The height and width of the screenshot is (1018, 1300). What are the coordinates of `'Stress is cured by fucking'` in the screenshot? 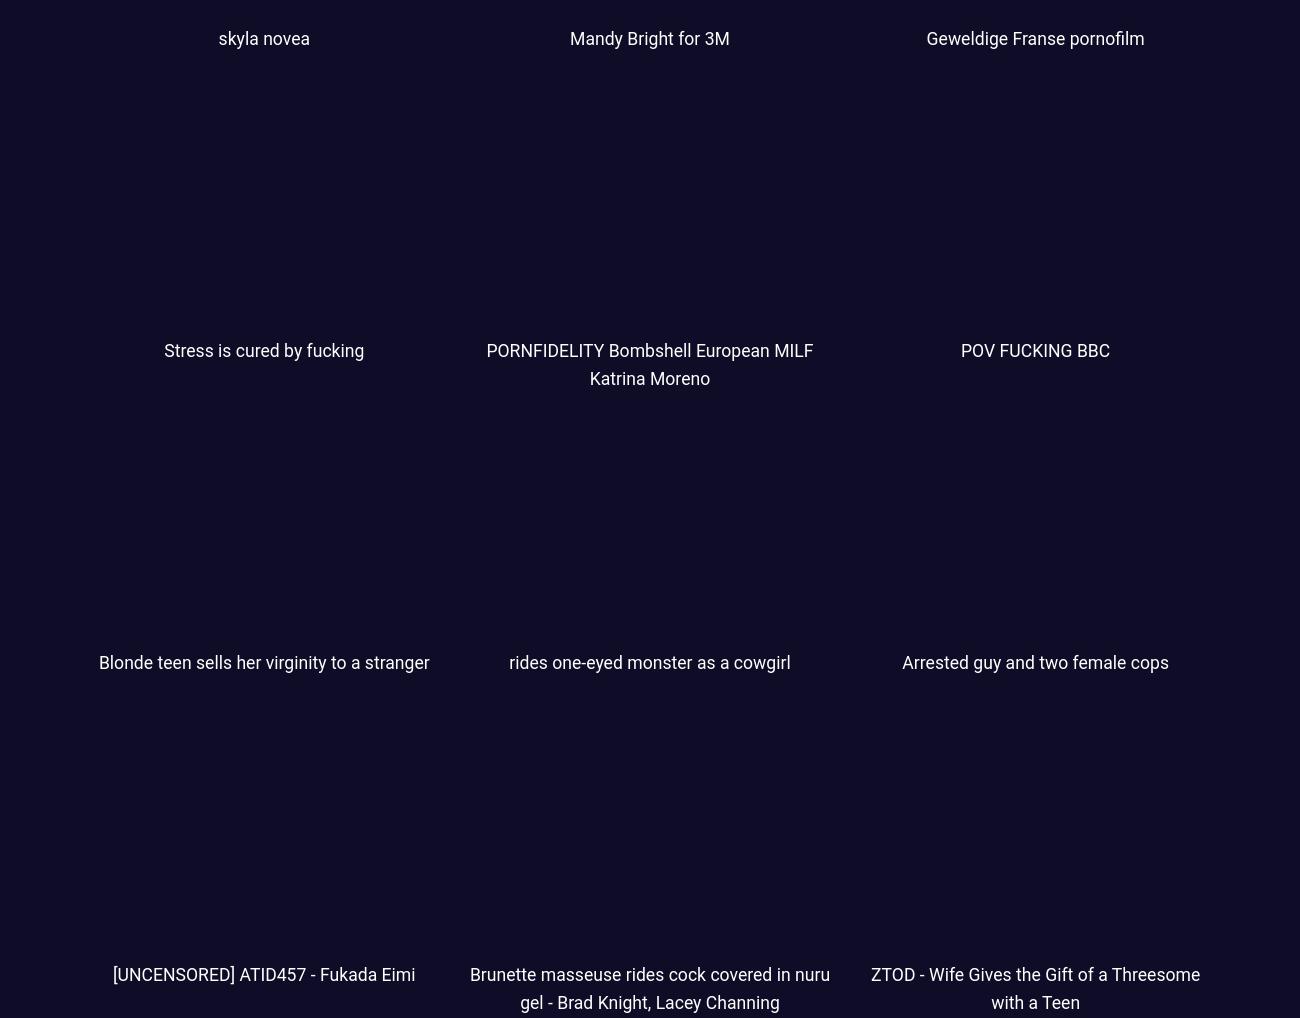 It's located at (263, 350).